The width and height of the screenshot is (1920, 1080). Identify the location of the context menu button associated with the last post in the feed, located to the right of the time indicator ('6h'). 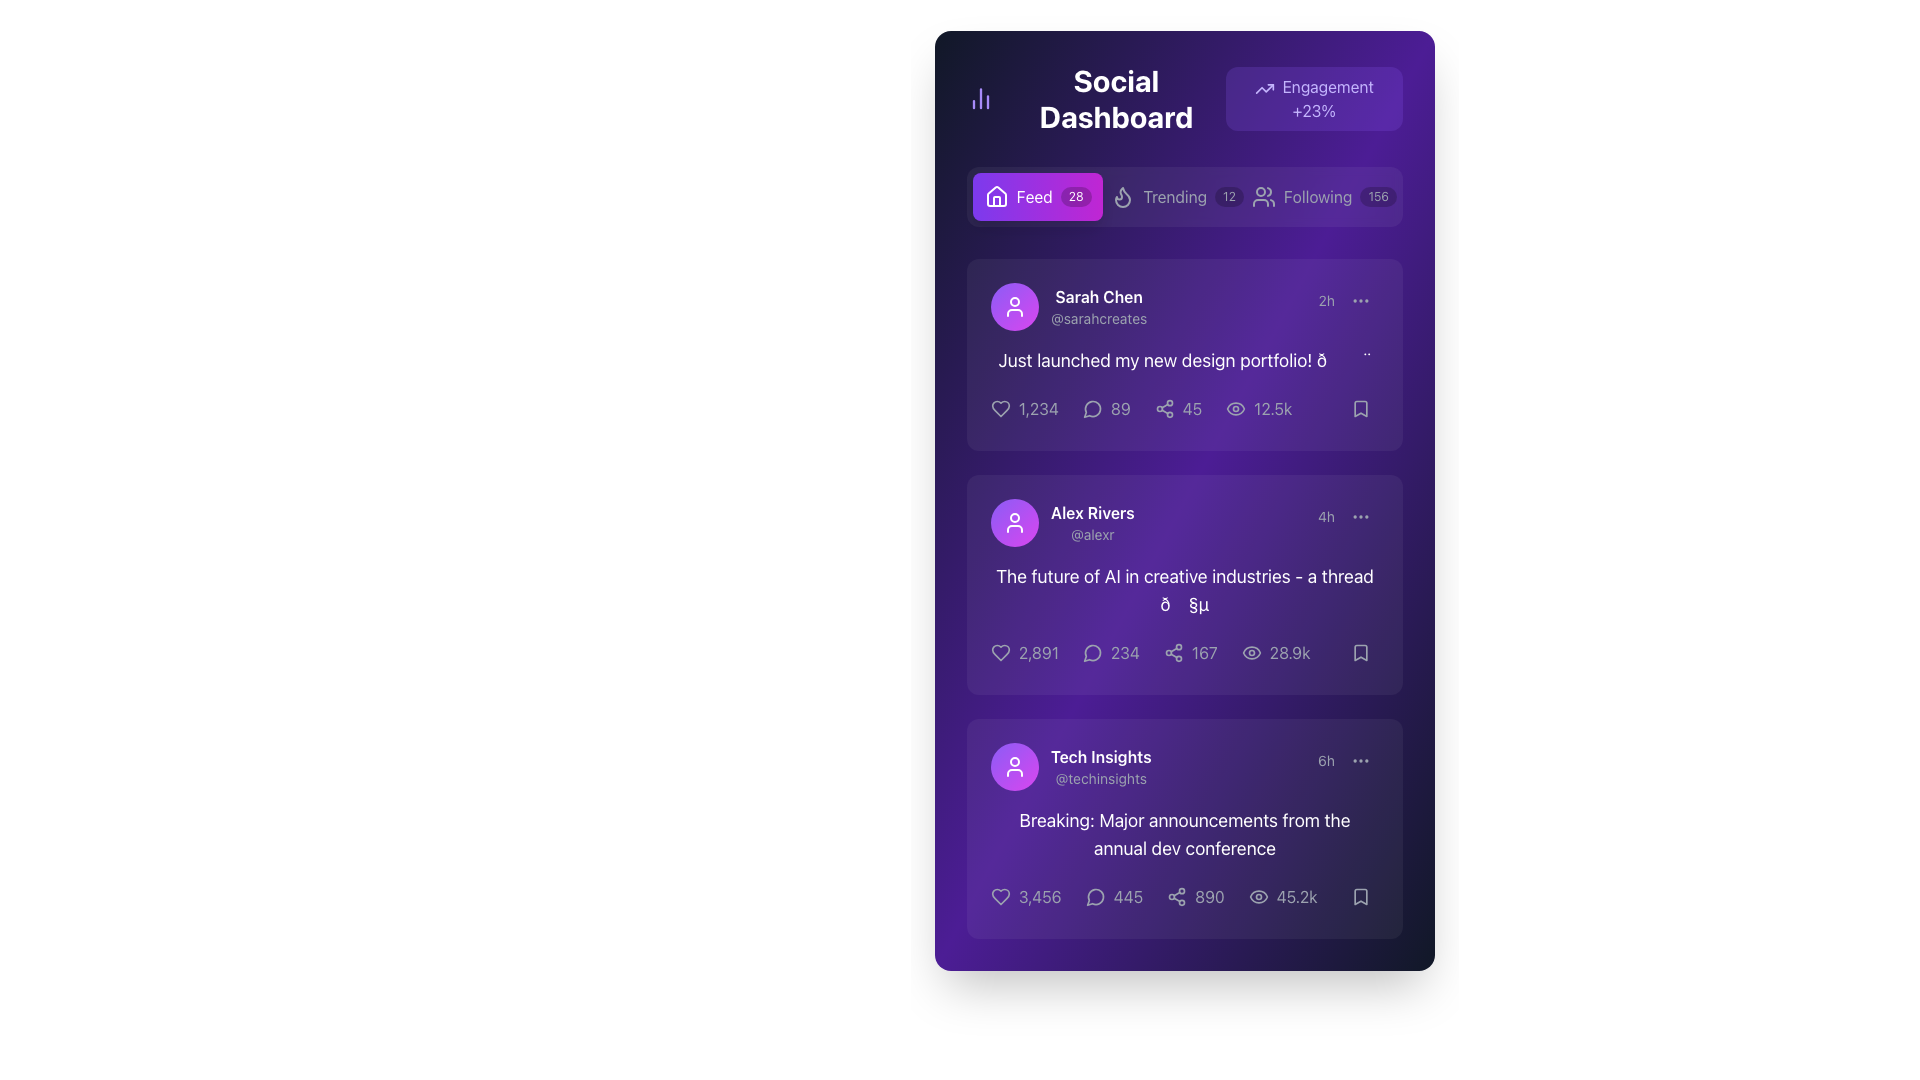
(1360, 760).